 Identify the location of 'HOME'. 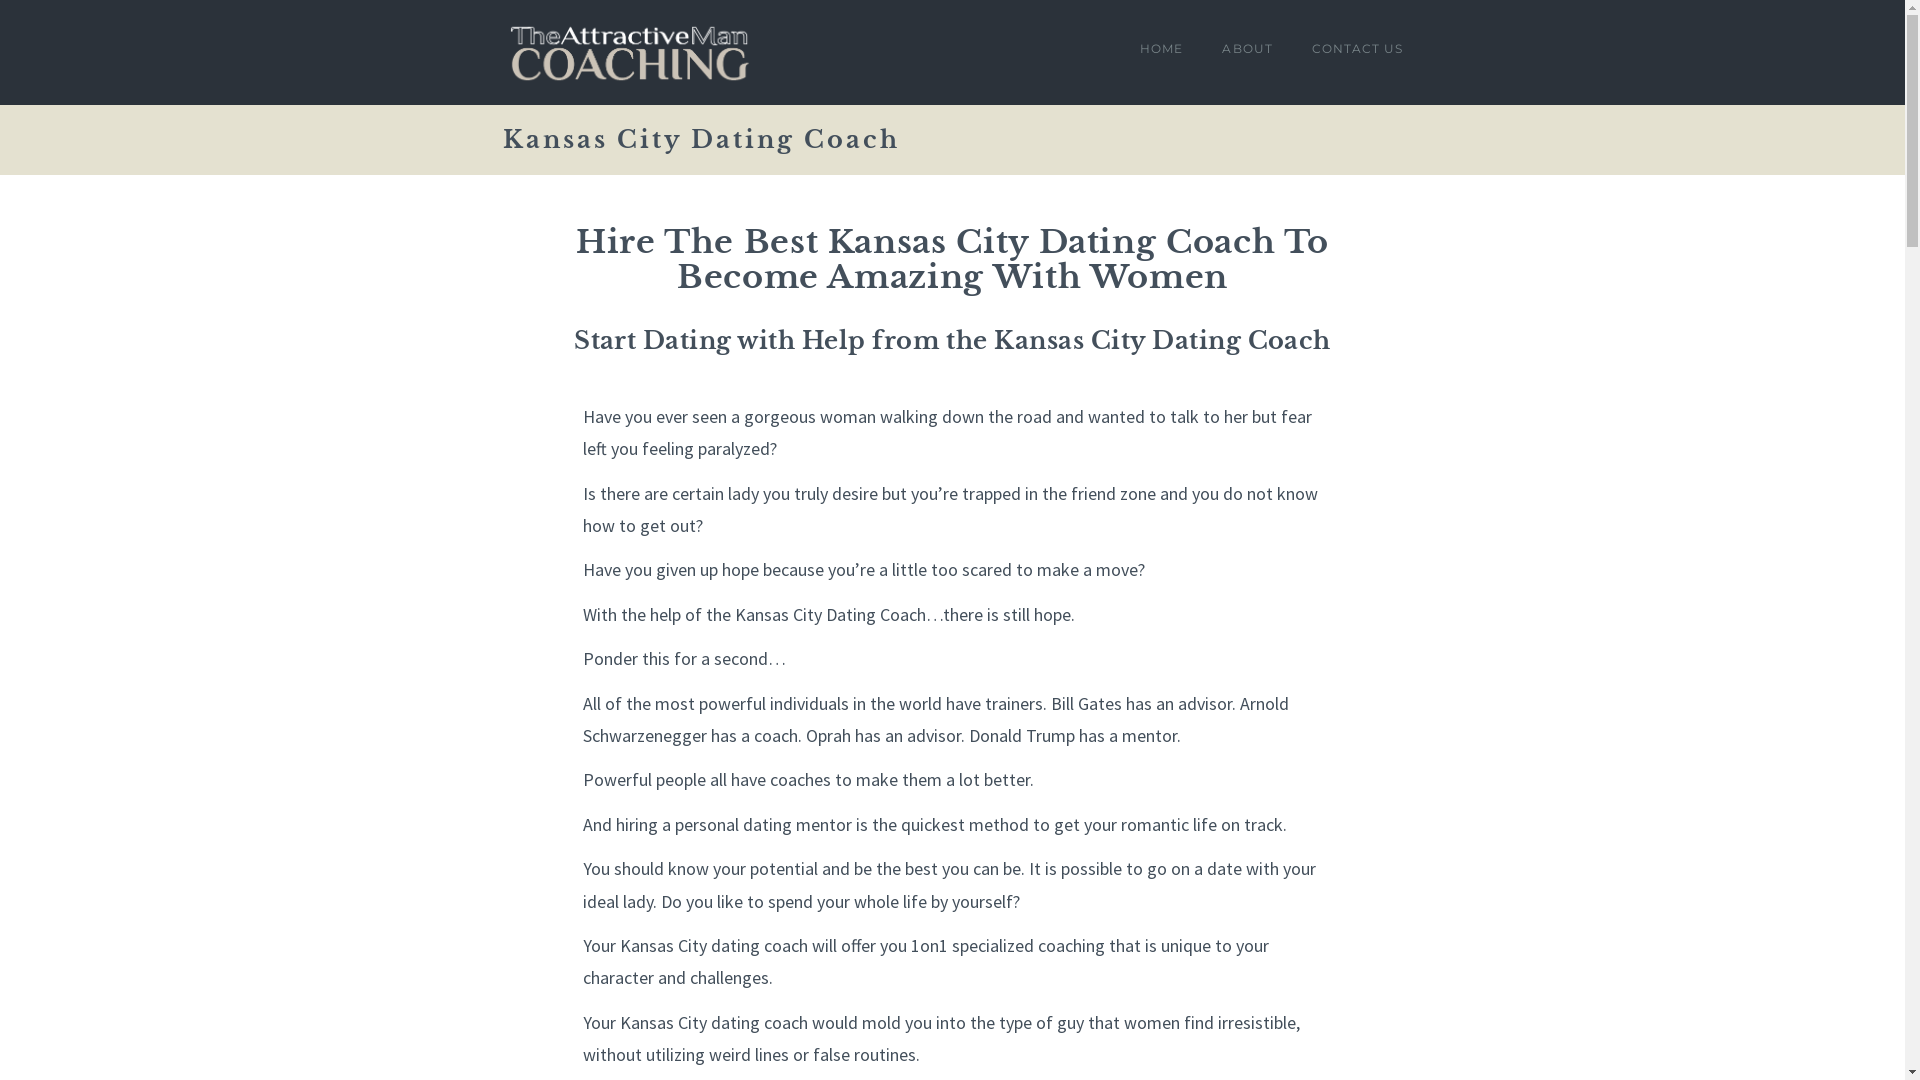
(1161, 51).